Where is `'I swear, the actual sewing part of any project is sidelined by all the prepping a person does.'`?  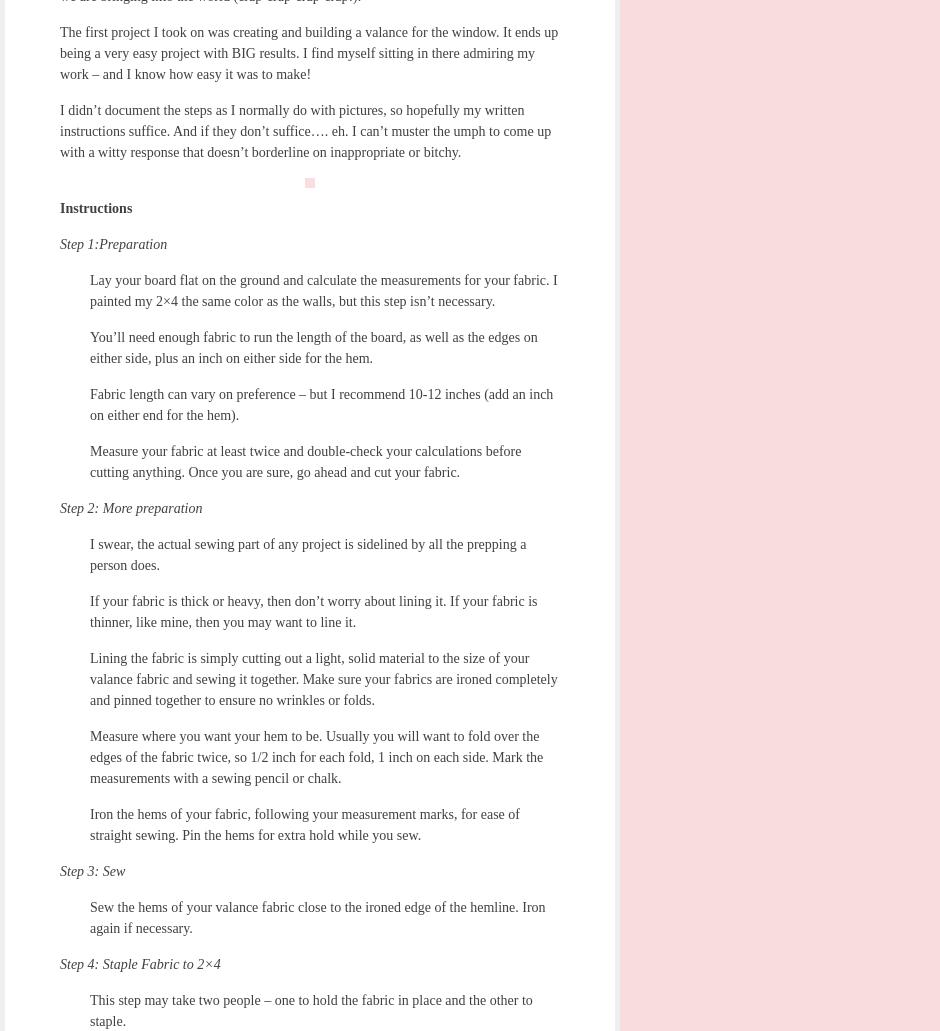 'I swear, the actual sewing part of any project is sidelined by all the prepping a person does.' is located at coordinates (307, 552).